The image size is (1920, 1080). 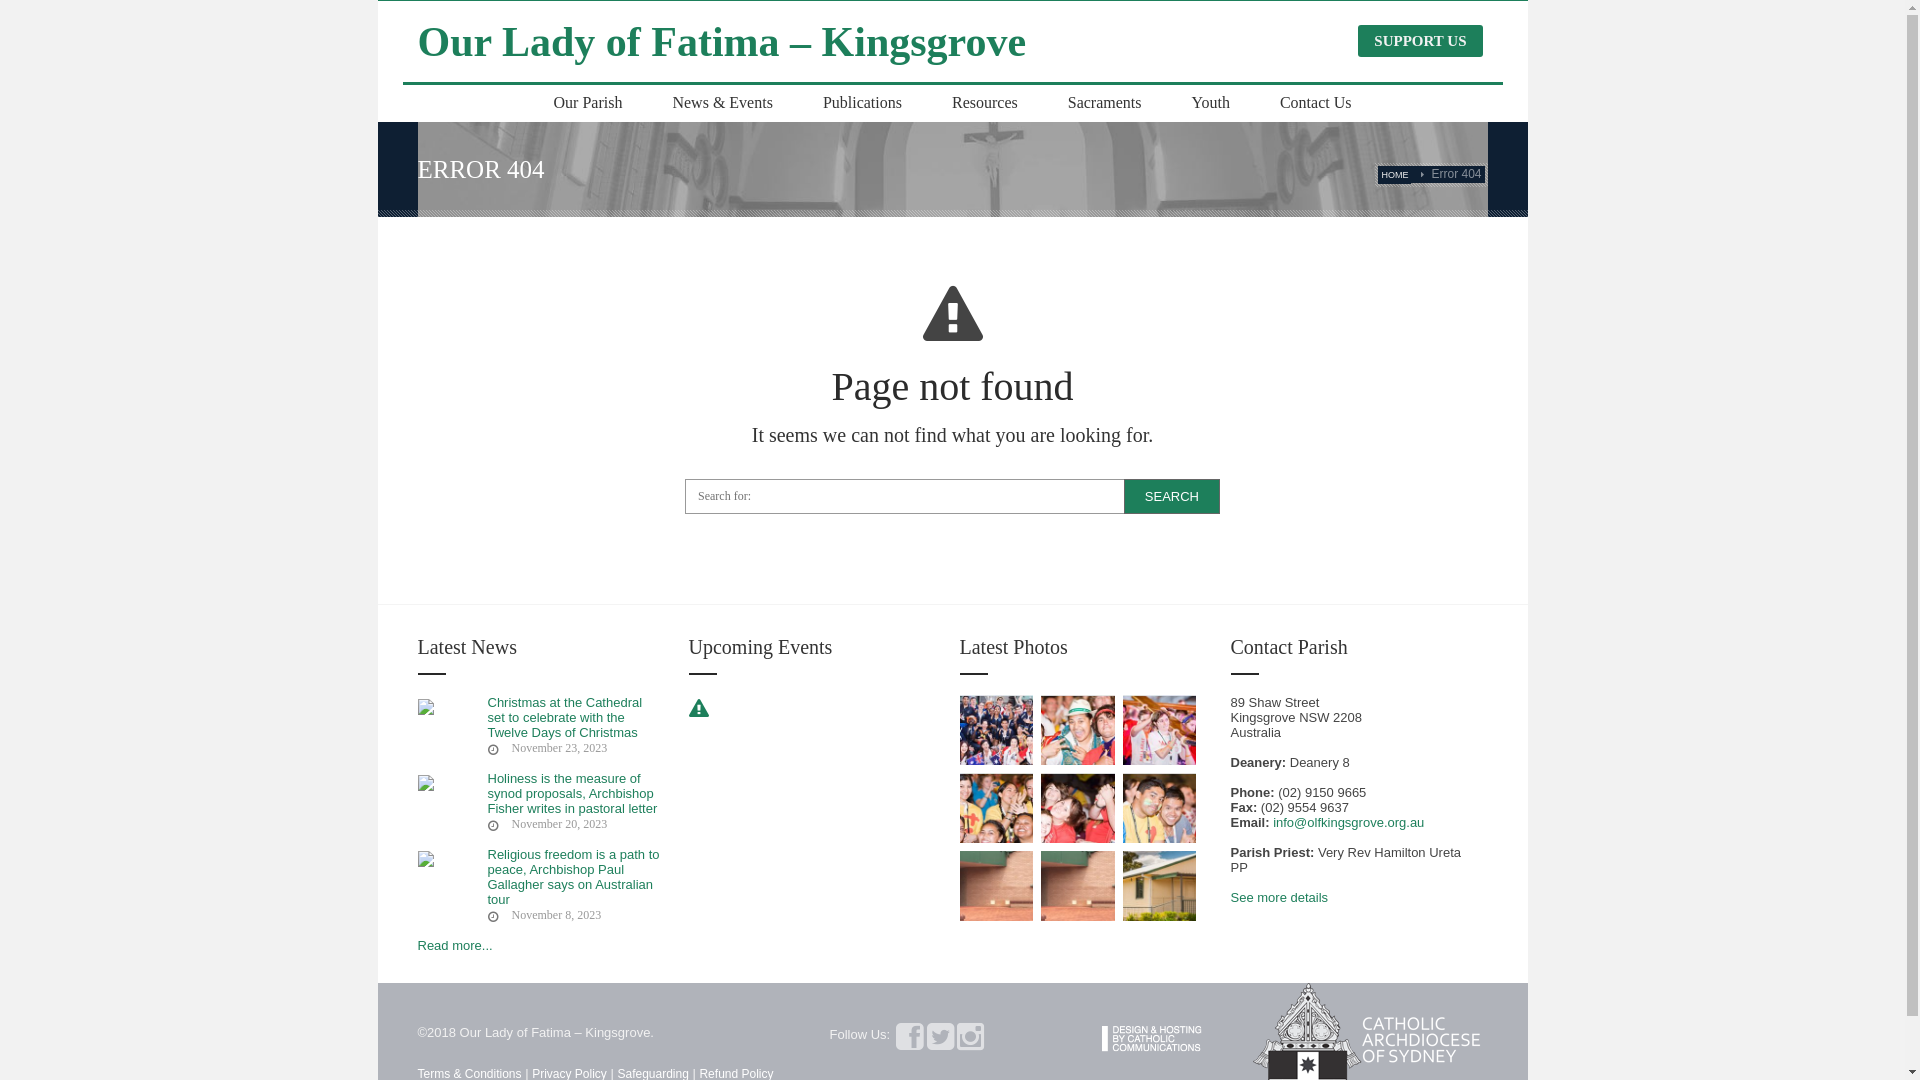 What do you see at coordinates (862, 103) in the screenshot?
I see `'Publications'` at bounding box center [862, 103].